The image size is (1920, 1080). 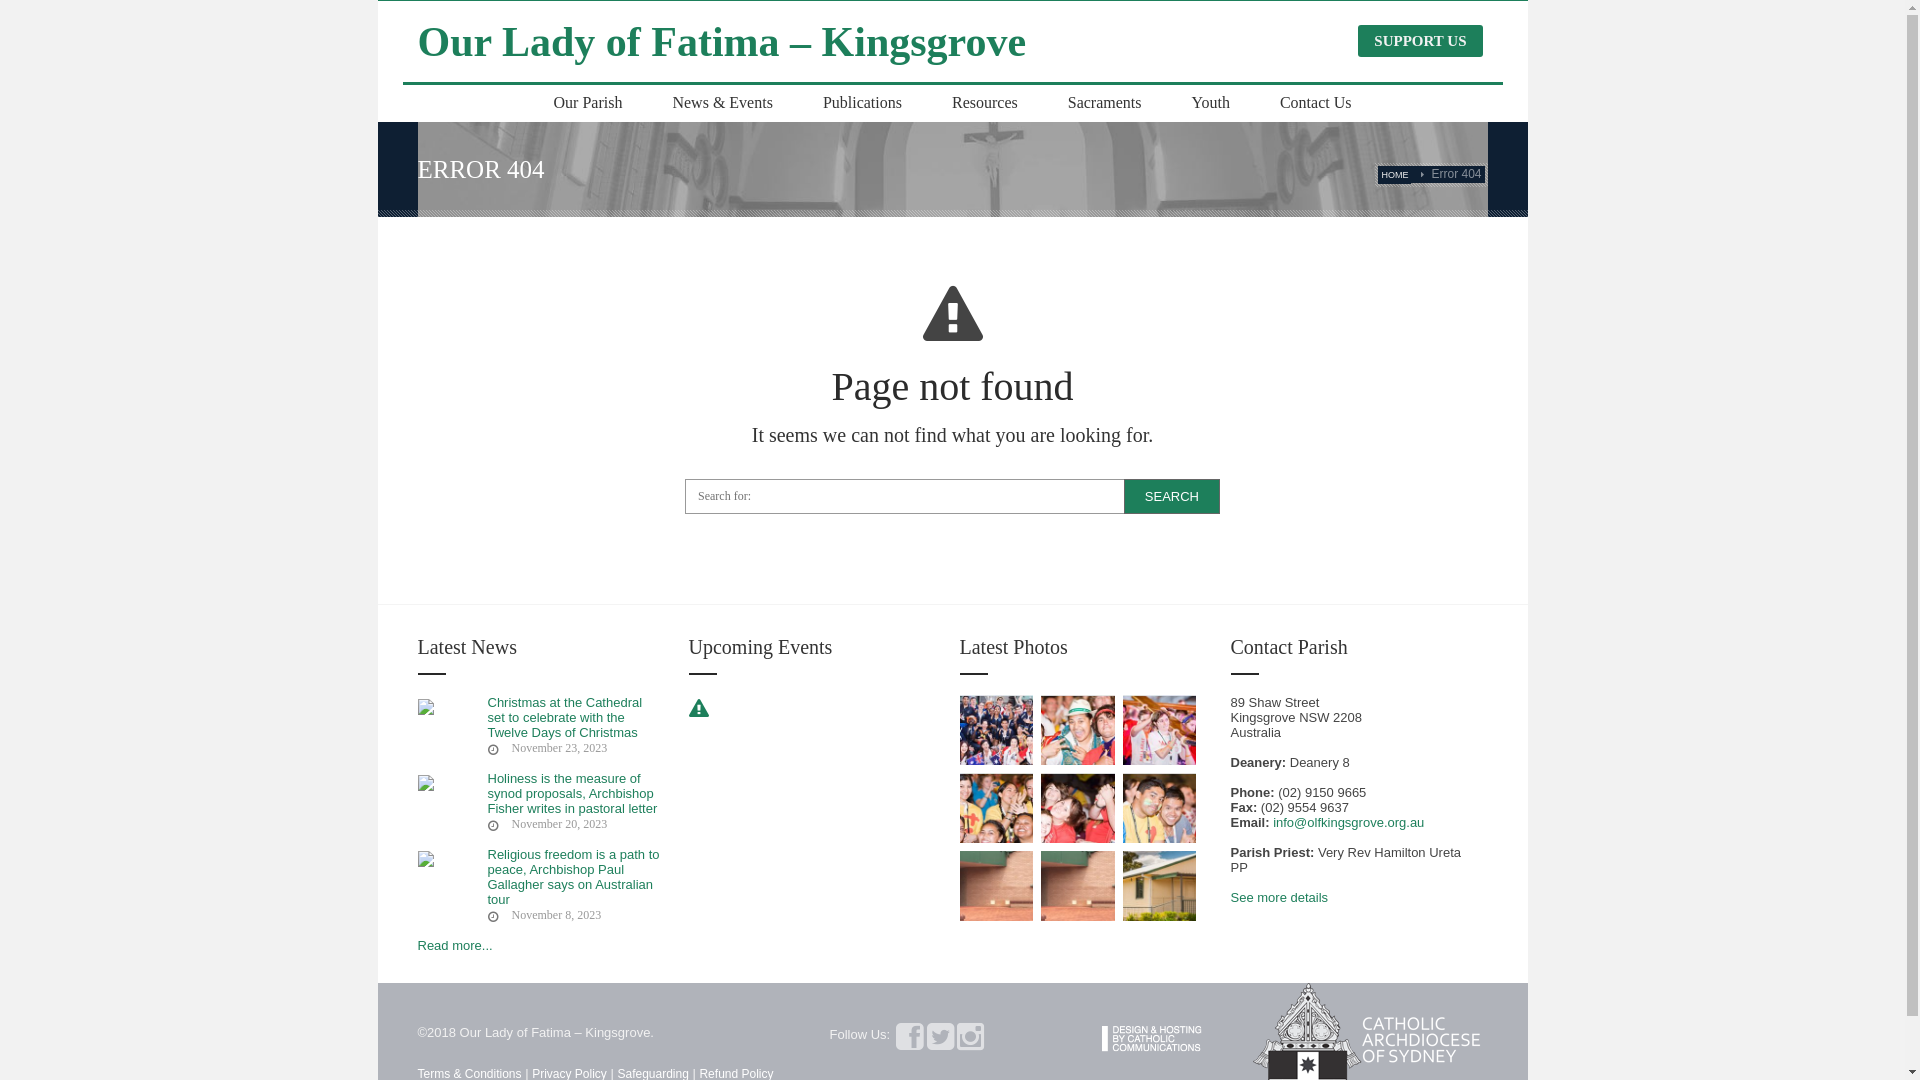 What do you see at coordinates (862, 103) in the screenshot?
I see `'Publications'` at bounding box center [862, 103].